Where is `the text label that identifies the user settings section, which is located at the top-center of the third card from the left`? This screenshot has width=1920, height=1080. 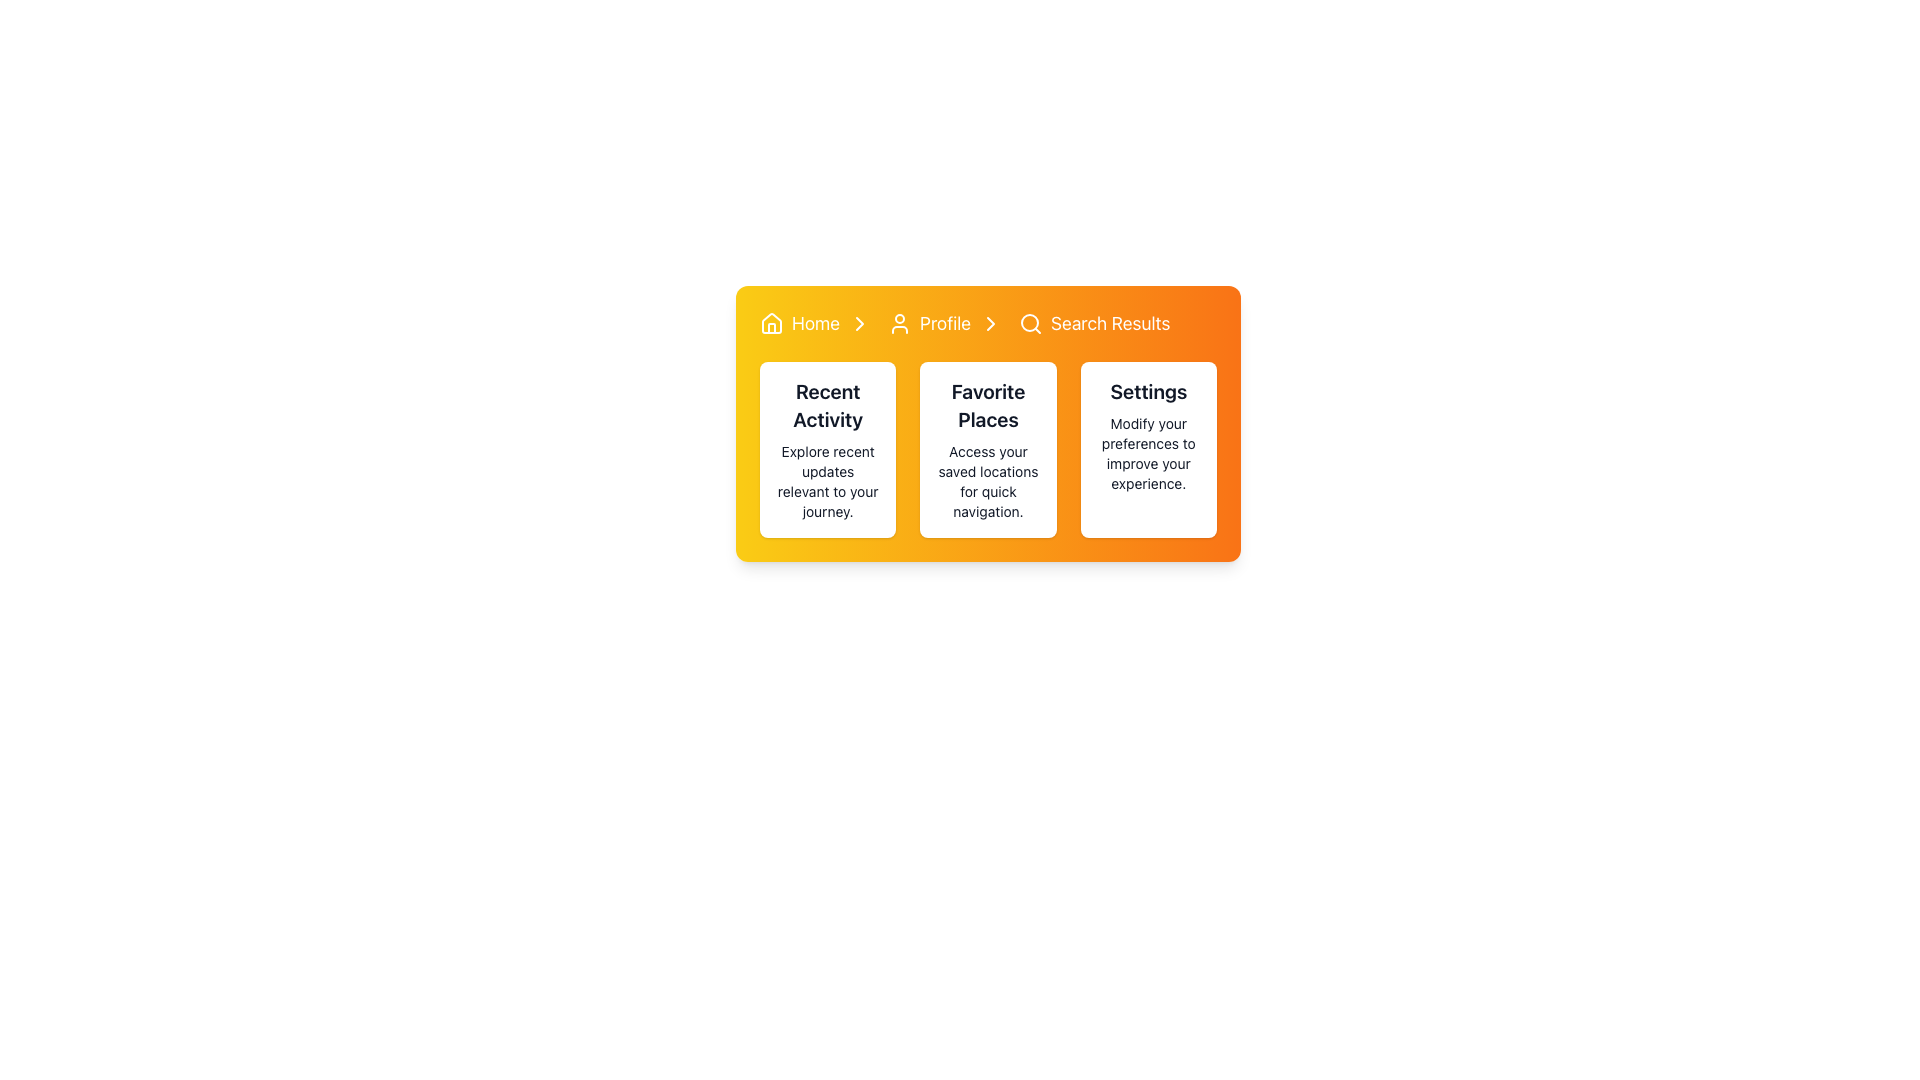
the text label that identifies the user settings section, which is located at the top-center of the third card from the left is located at coordinates (1148, 392).